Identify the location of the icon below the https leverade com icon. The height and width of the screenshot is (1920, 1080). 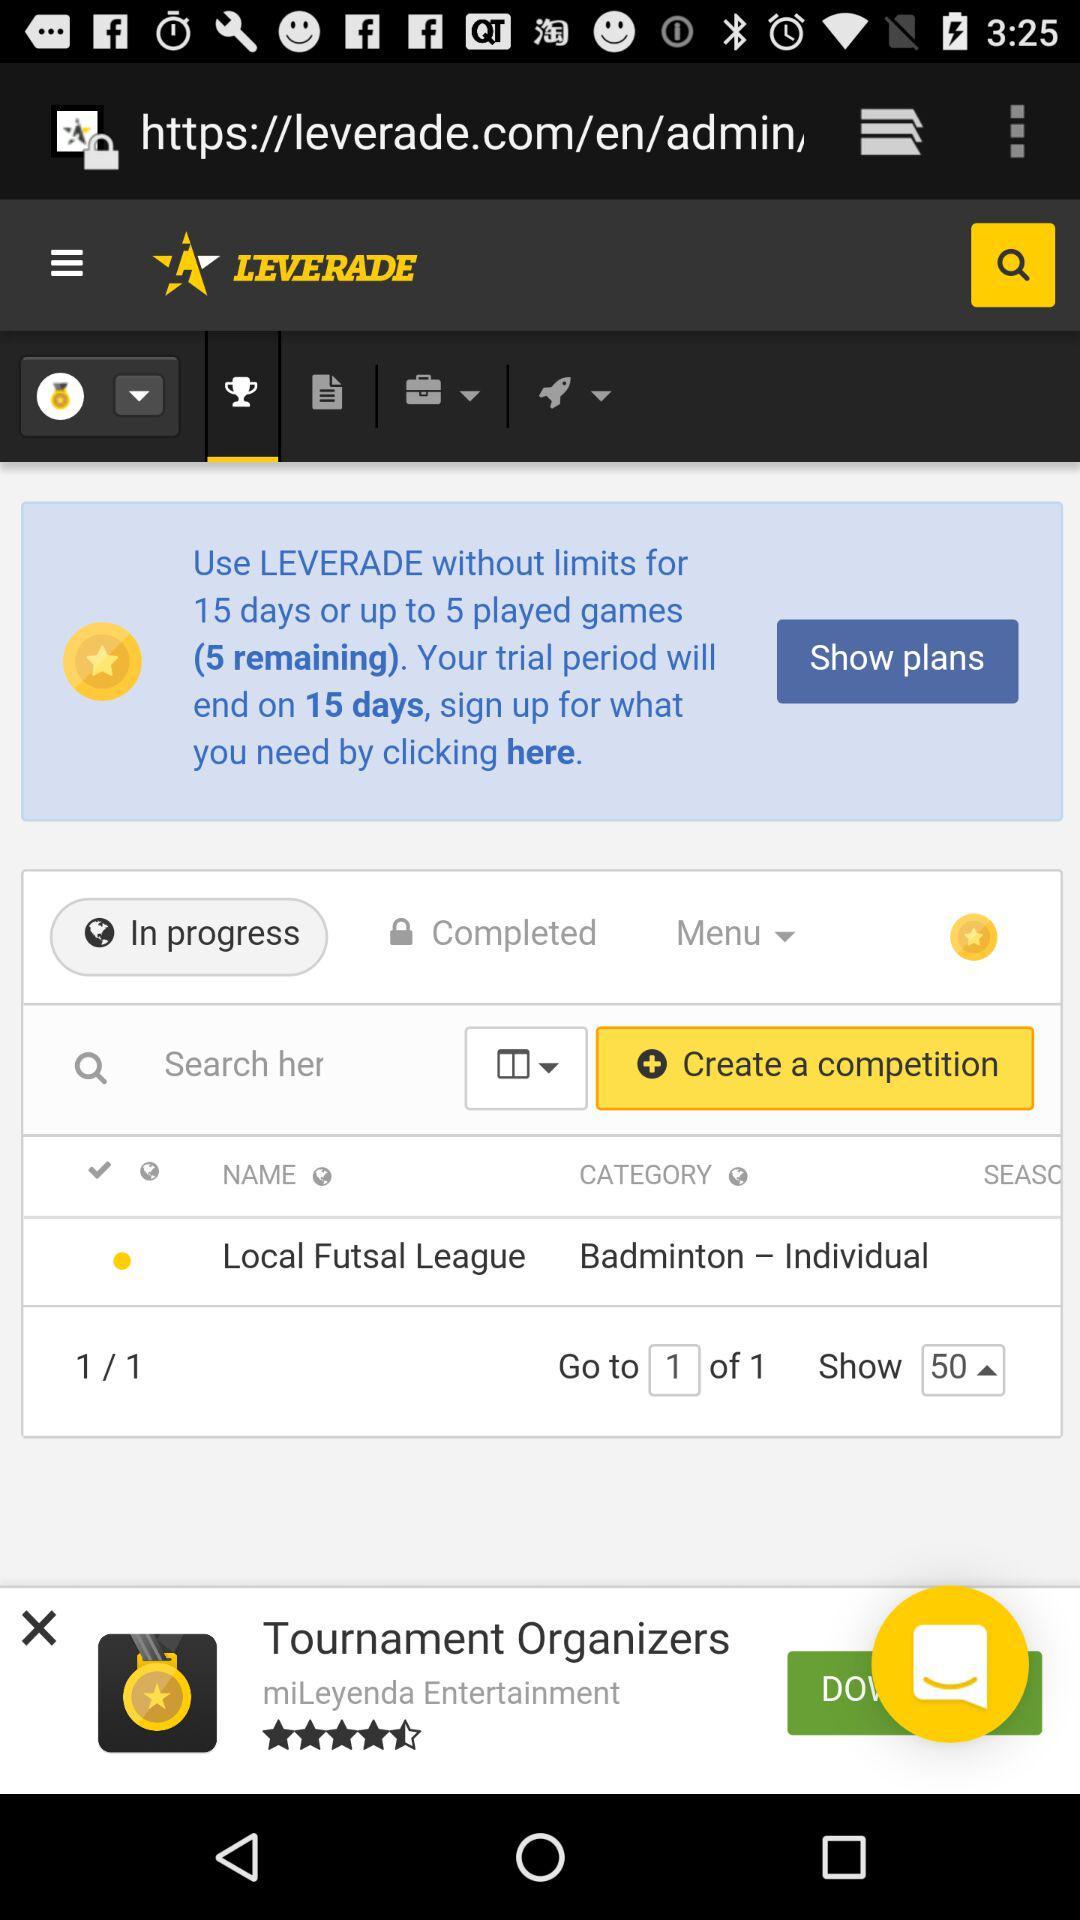
(540, 996).